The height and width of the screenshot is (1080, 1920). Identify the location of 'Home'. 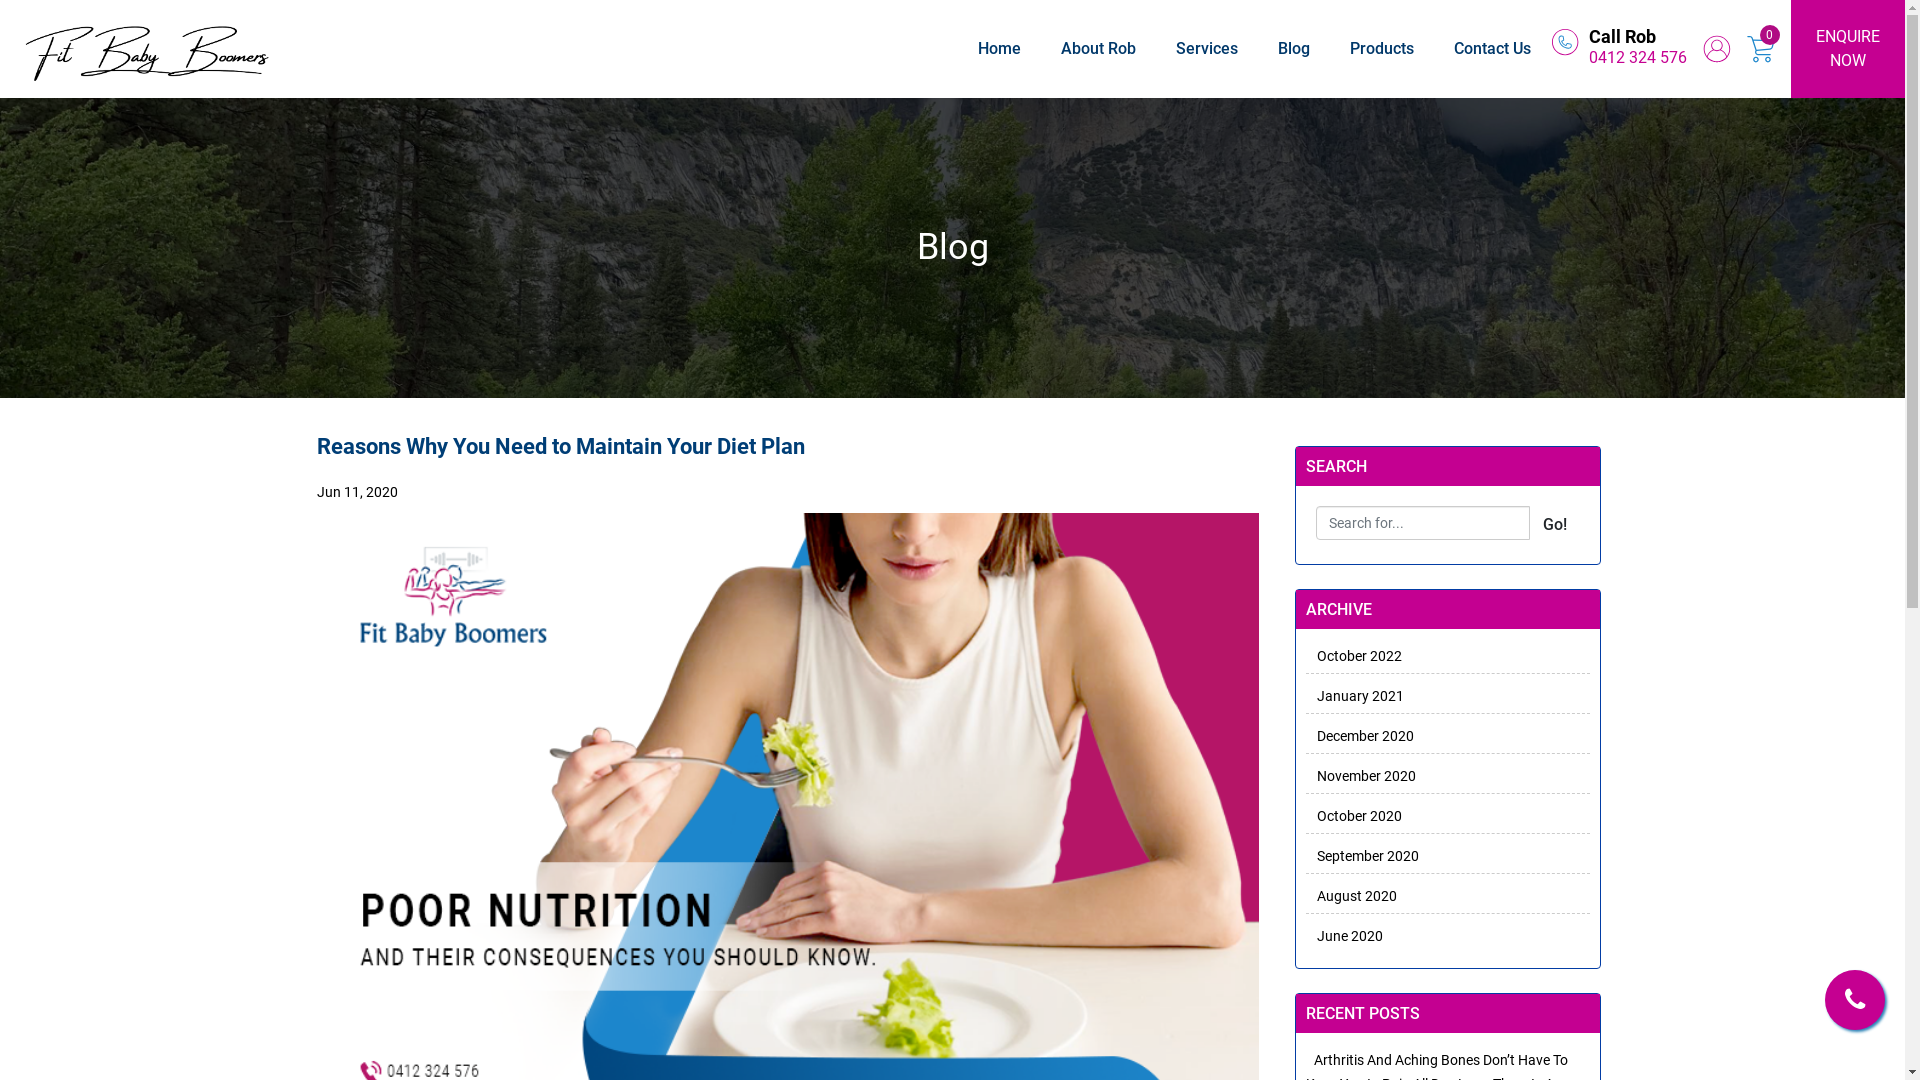
(999, 47).